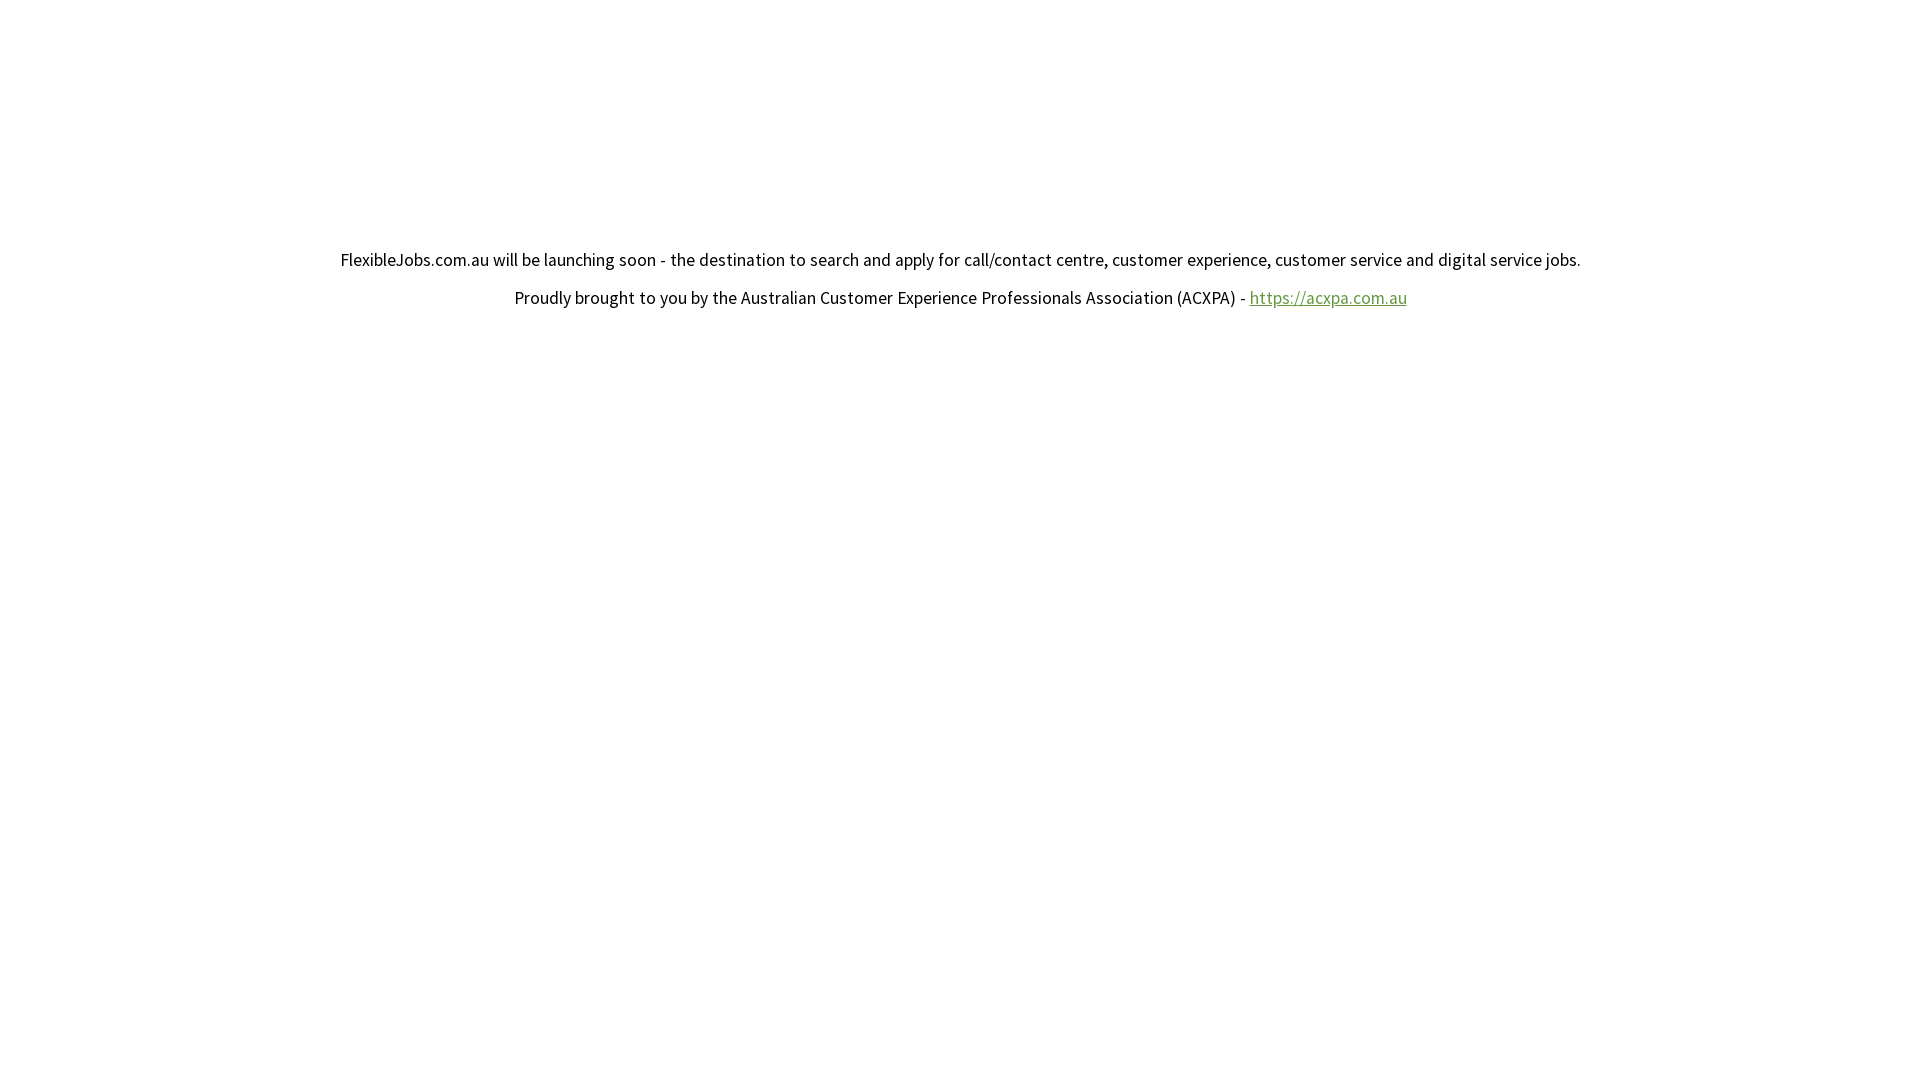 The width and height of the screenshot is (1920, 1080). What do you see at coordinates (1328, 297) in the screenshot?
I see `'https://acxpa.com.au'` at bounding box center [1328, 297].